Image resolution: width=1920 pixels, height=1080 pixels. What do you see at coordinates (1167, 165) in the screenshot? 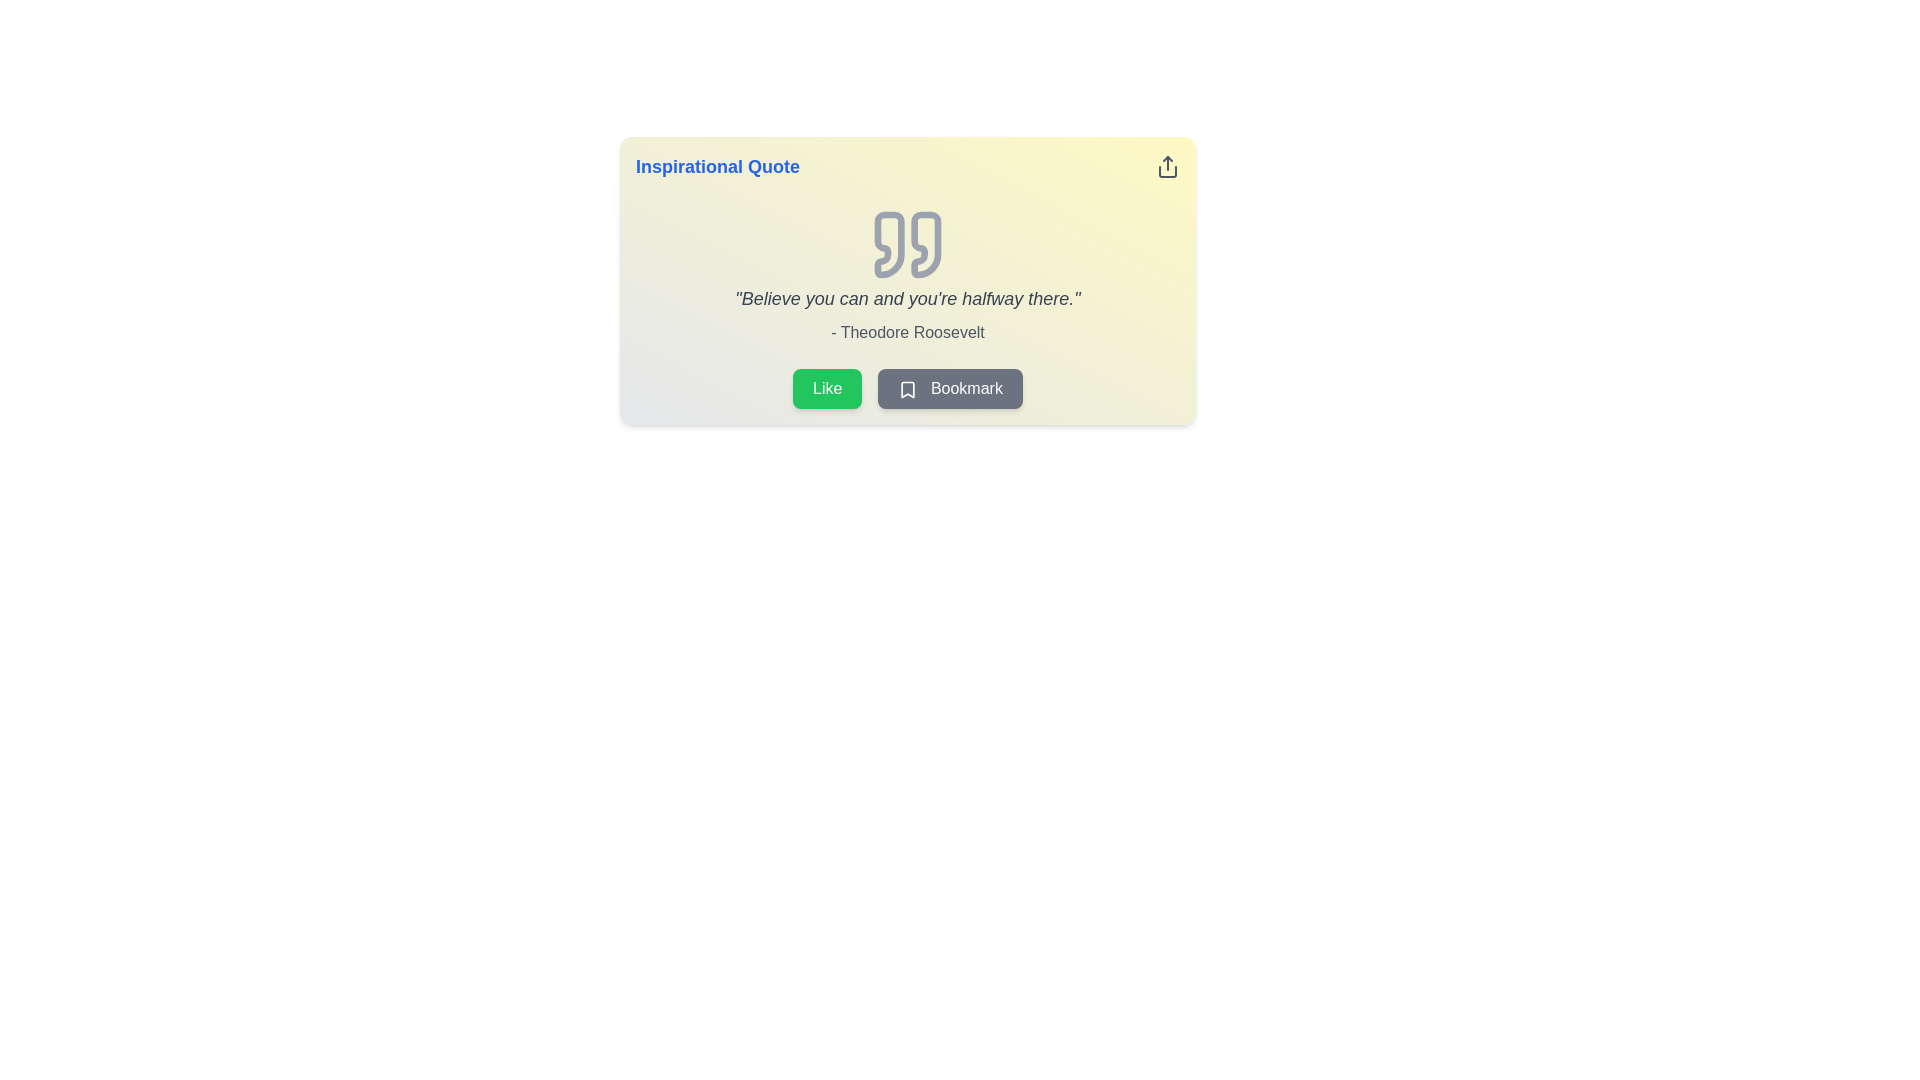
I see `the share button located at the top-right corner of the card, adjacent to the title text 'Inspirational Quote'` at bounding box center [1167, 165].